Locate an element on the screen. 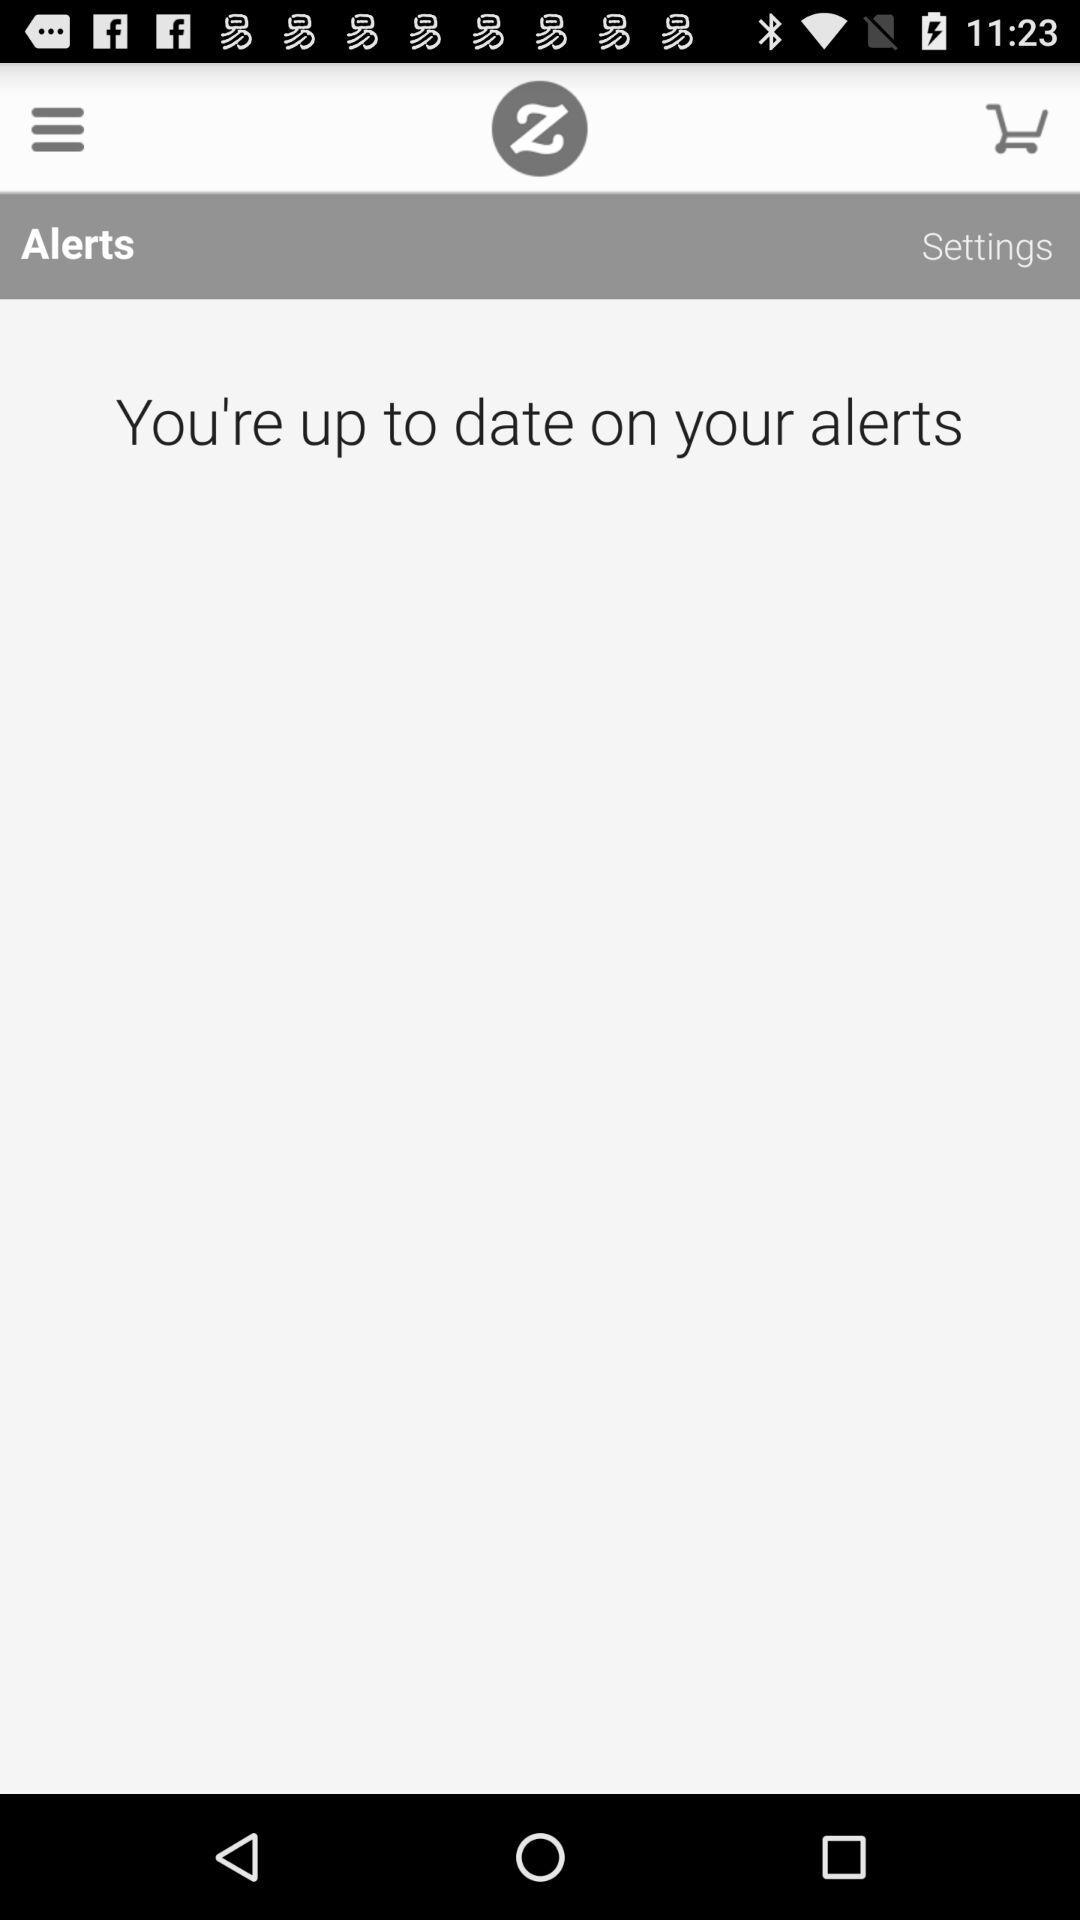 The image size is (1080, 1920). the icon above alerts item is located at coordinates (538, 127).